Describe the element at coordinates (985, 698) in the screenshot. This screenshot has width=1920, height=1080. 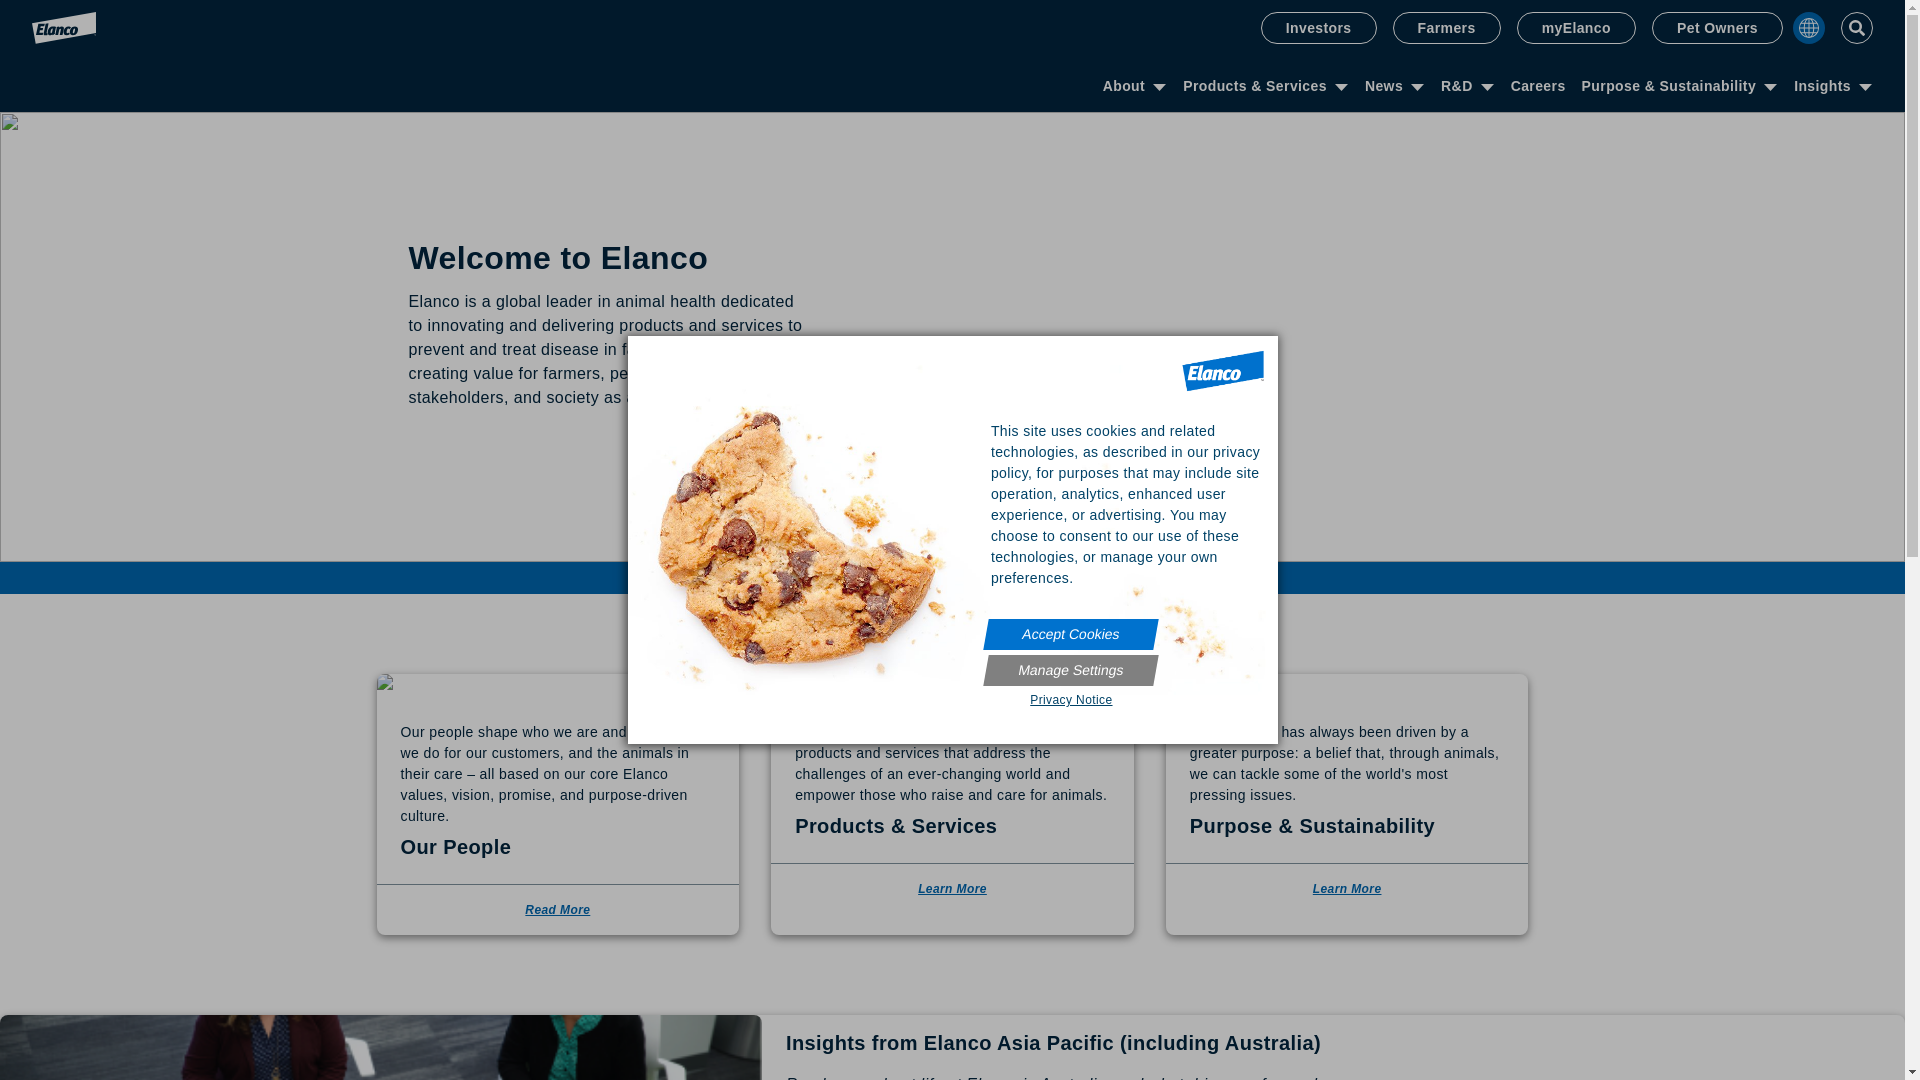
I see `'Privacy Notice'` at that location.